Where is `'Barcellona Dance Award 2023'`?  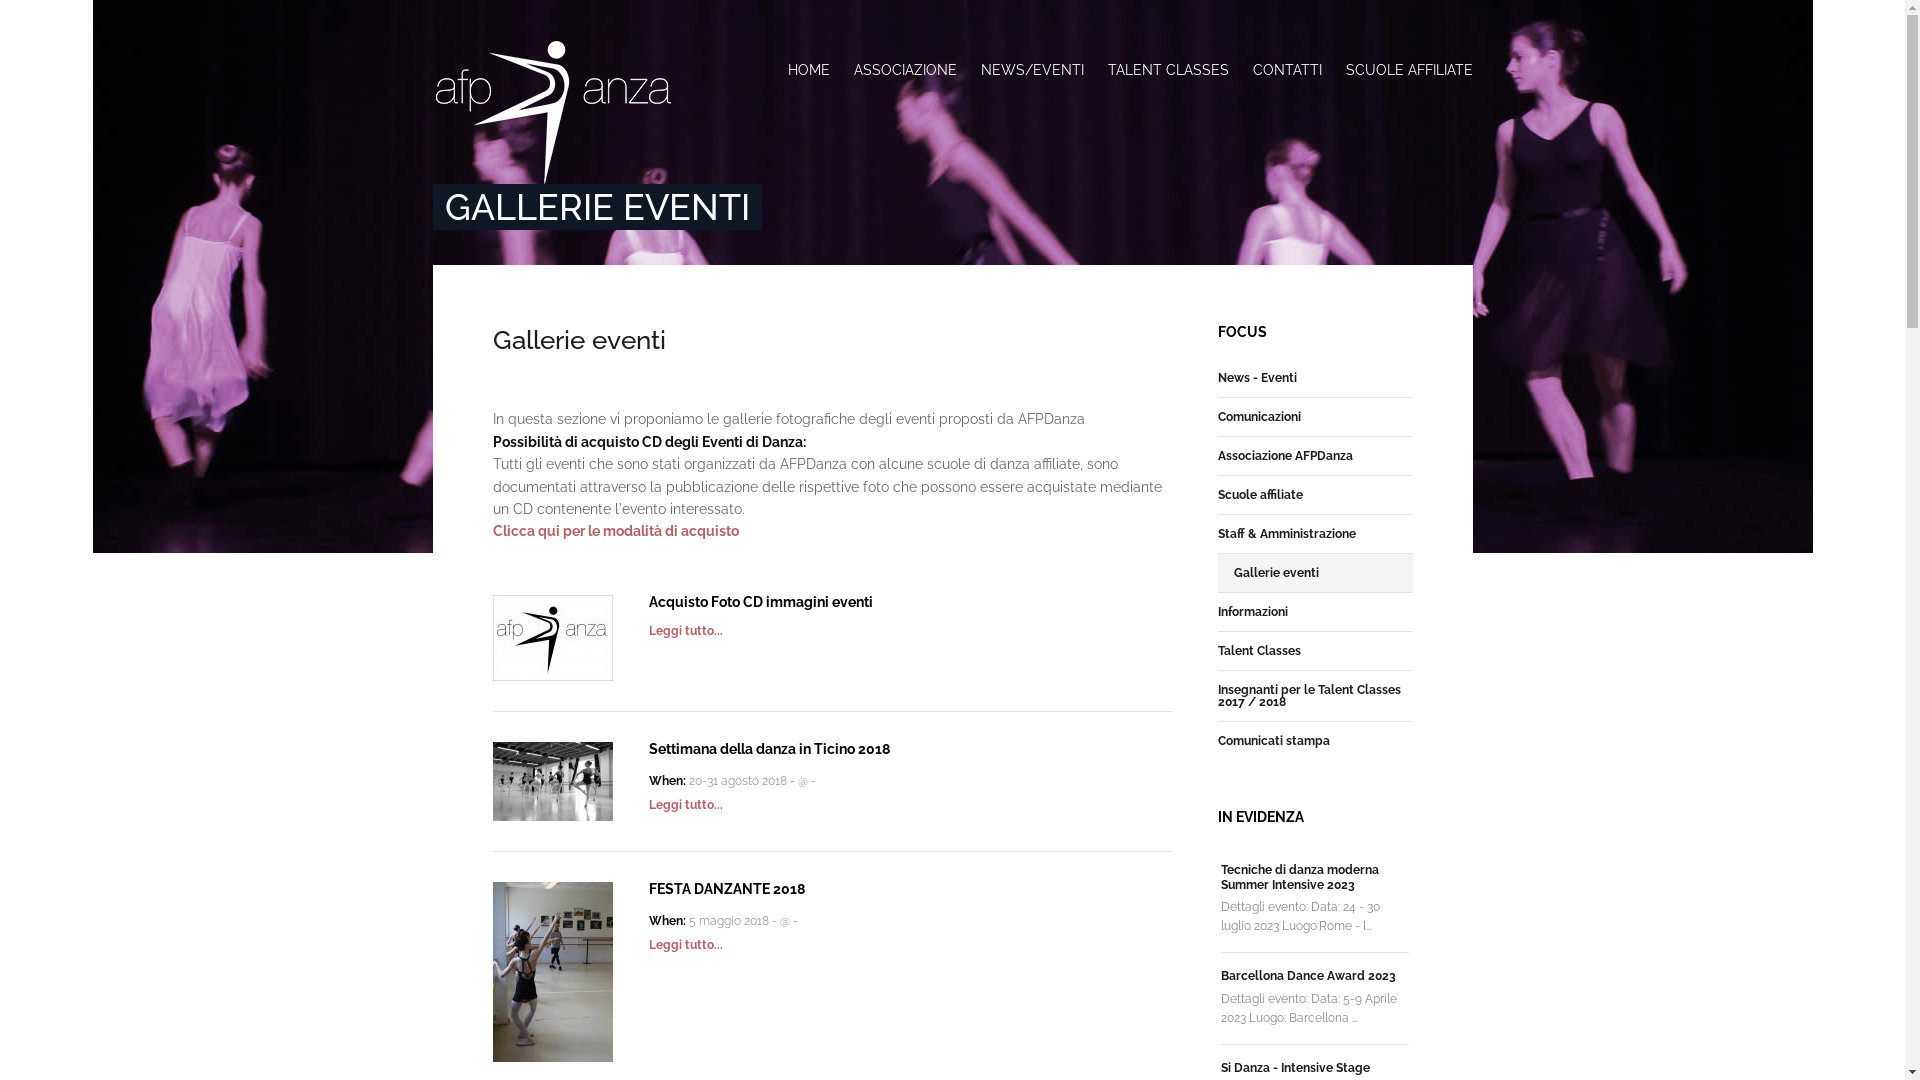
'Barcellona Dance Award 2023' is located at coordinates (1308, 974).